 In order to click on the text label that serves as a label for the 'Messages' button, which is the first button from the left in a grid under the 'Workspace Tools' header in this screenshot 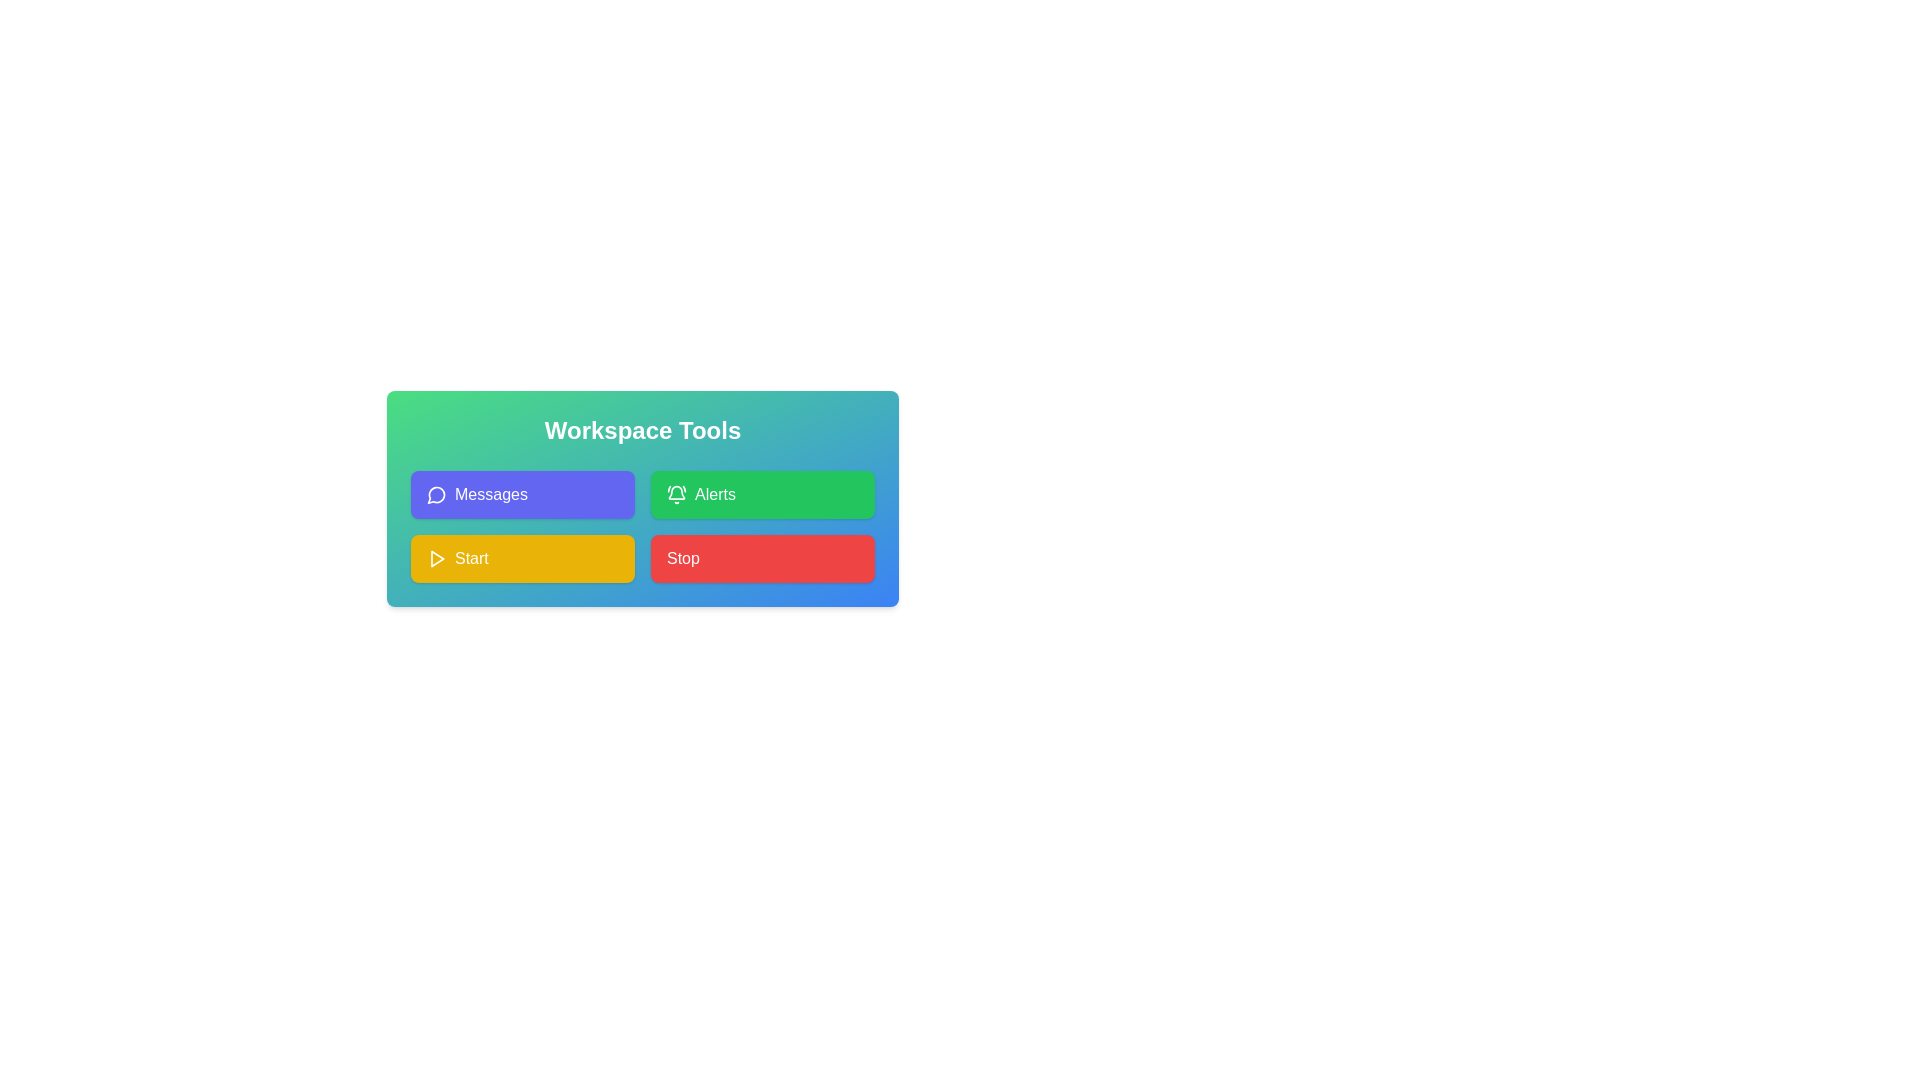, I will do `click(491, 494)`.